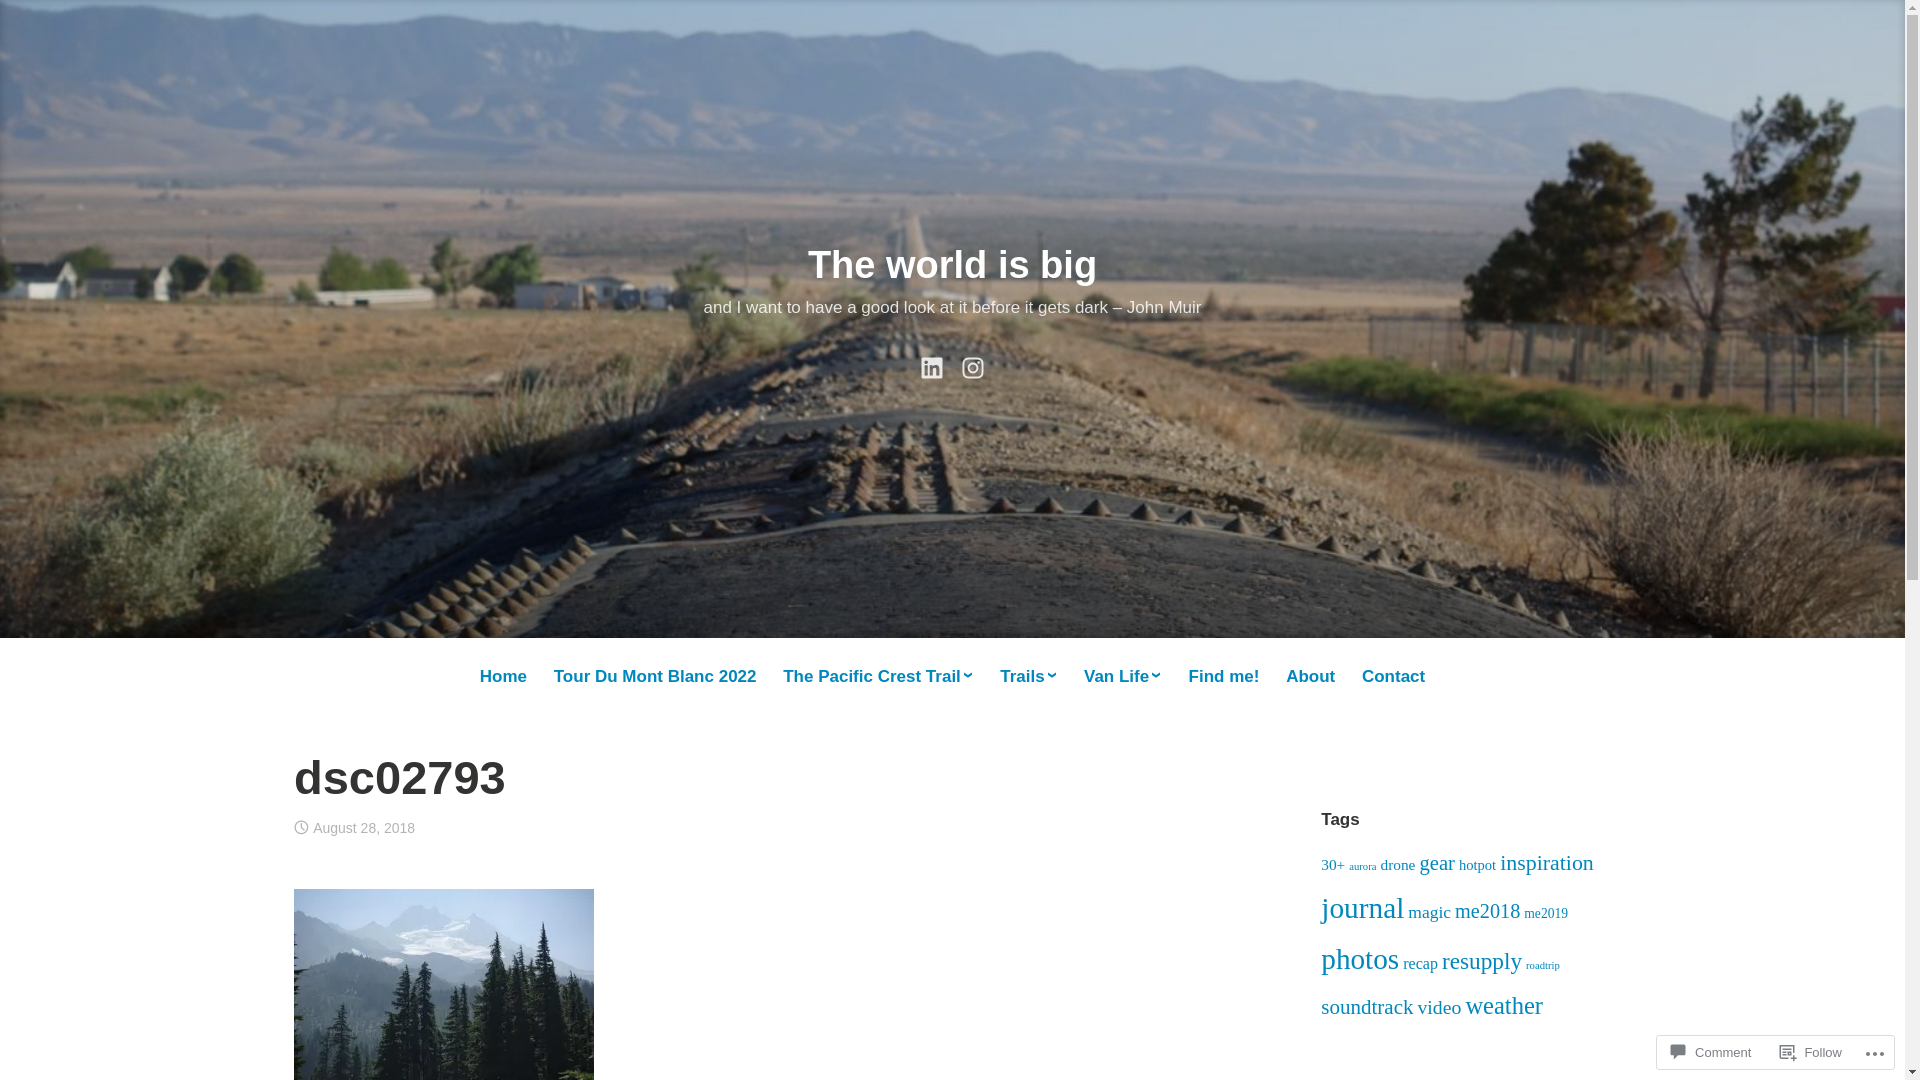  Describe the element at coordinates (1361, 907) in the screenshot. I see `'journal'` at that location.